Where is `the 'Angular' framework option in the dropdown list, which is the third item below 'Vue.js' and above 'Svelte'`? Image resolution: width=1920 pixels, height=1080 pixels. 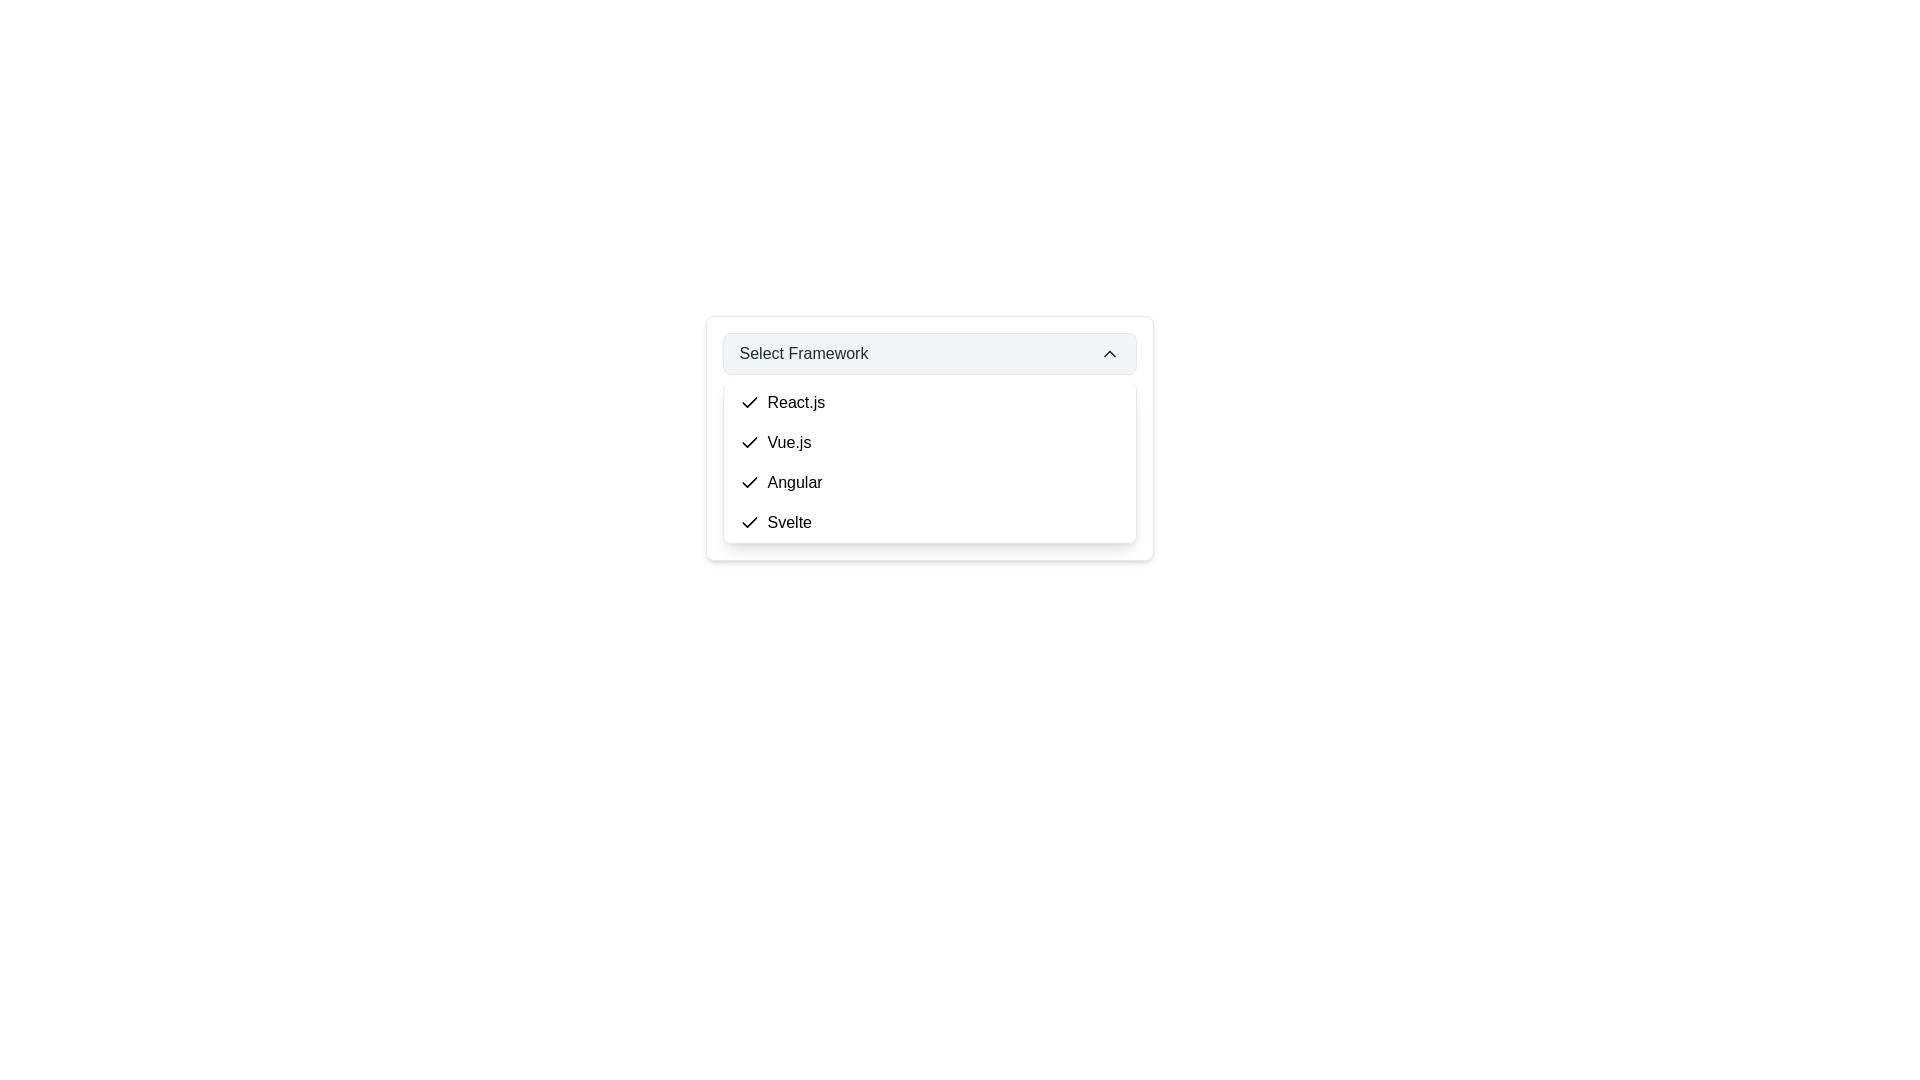
the 'Angular' framework option in the dropdown list, which is the third item below 'Vue.js' and above 'Svelte' is located at coordinates (794, 482).